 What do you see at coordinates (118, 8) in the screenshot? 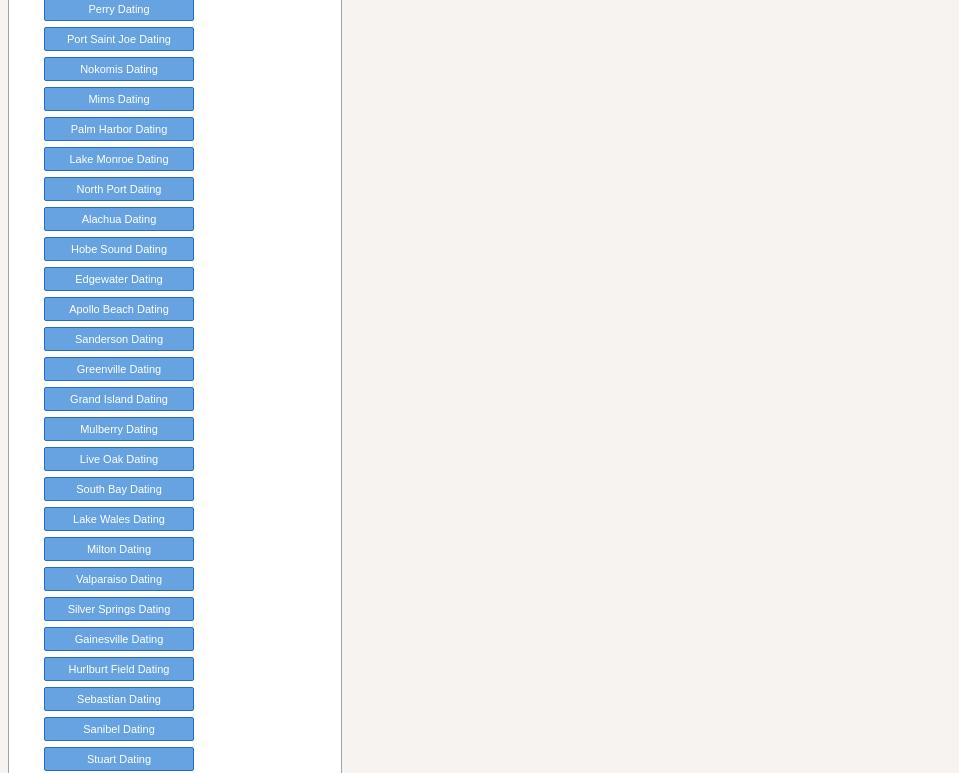
I see `'Perry Dating'` at bounding box center [118, 8].